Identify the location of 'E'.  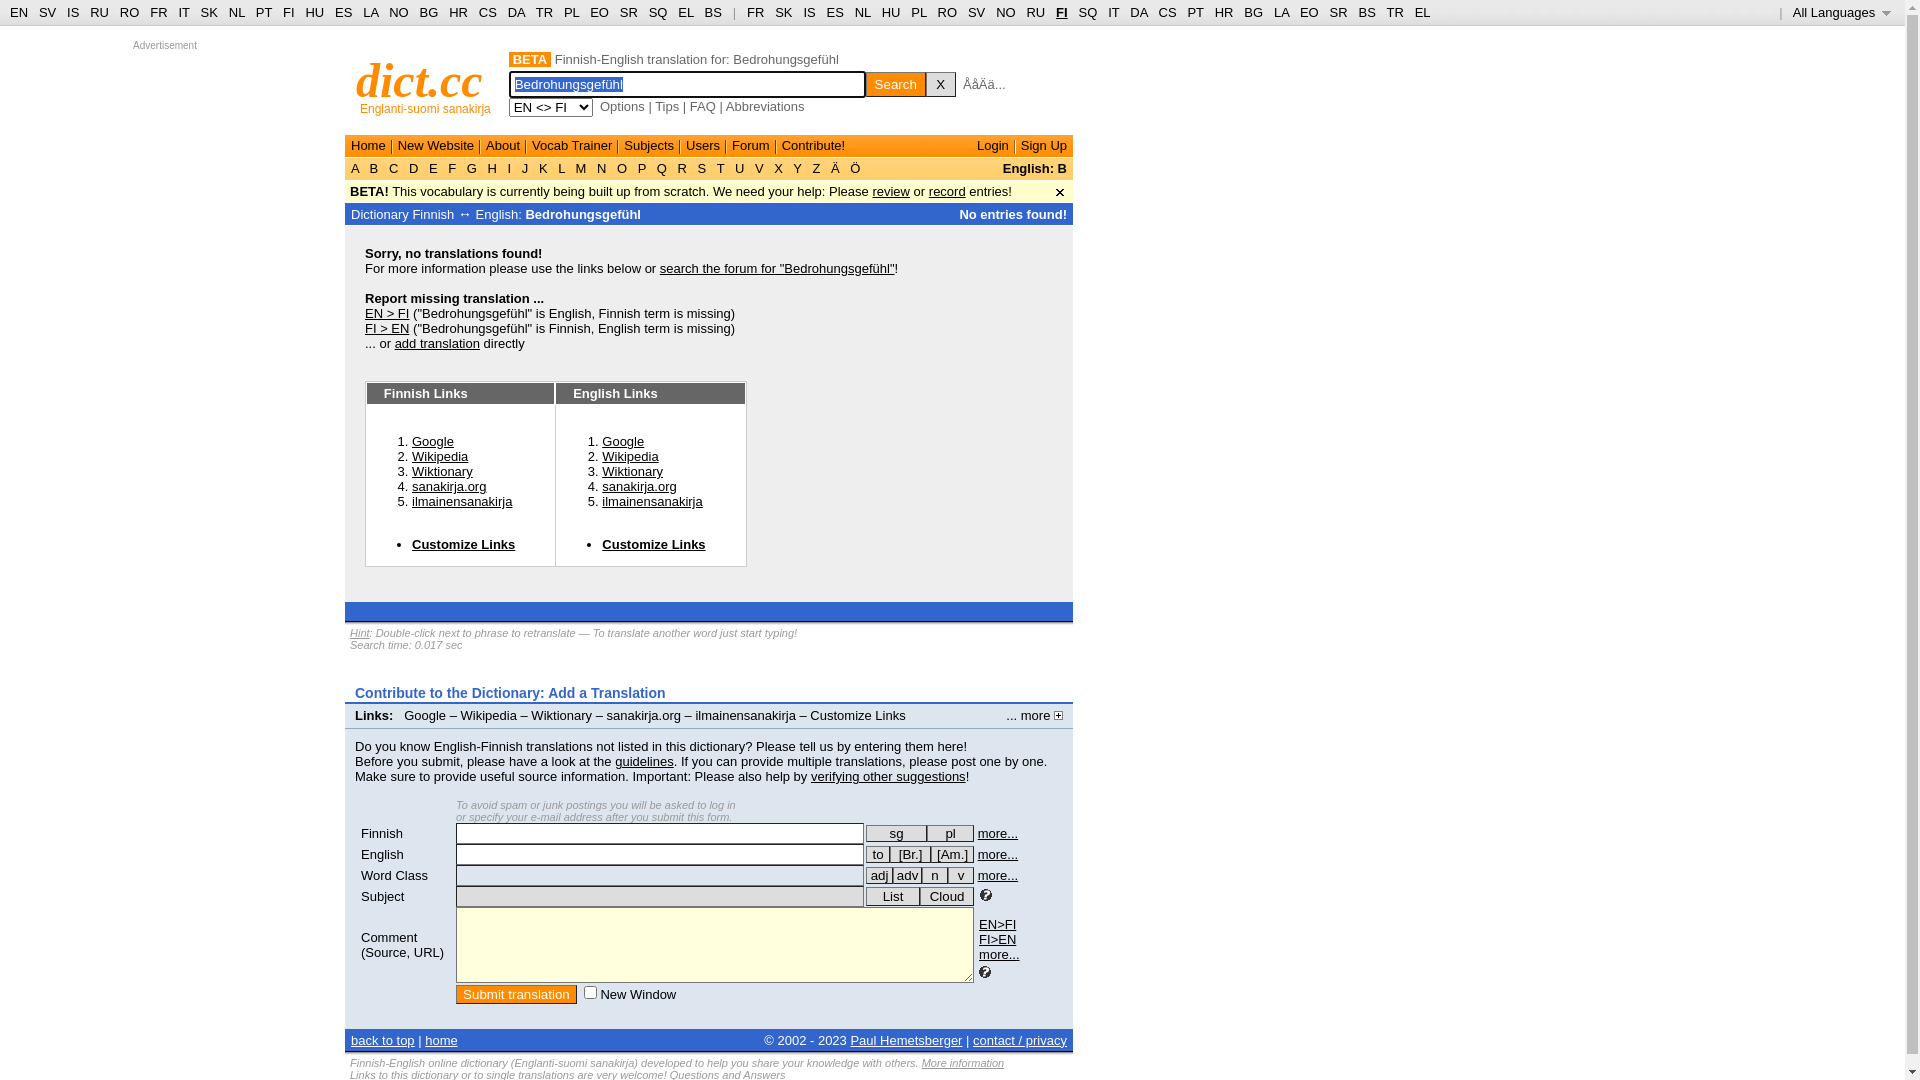
(431, 167).